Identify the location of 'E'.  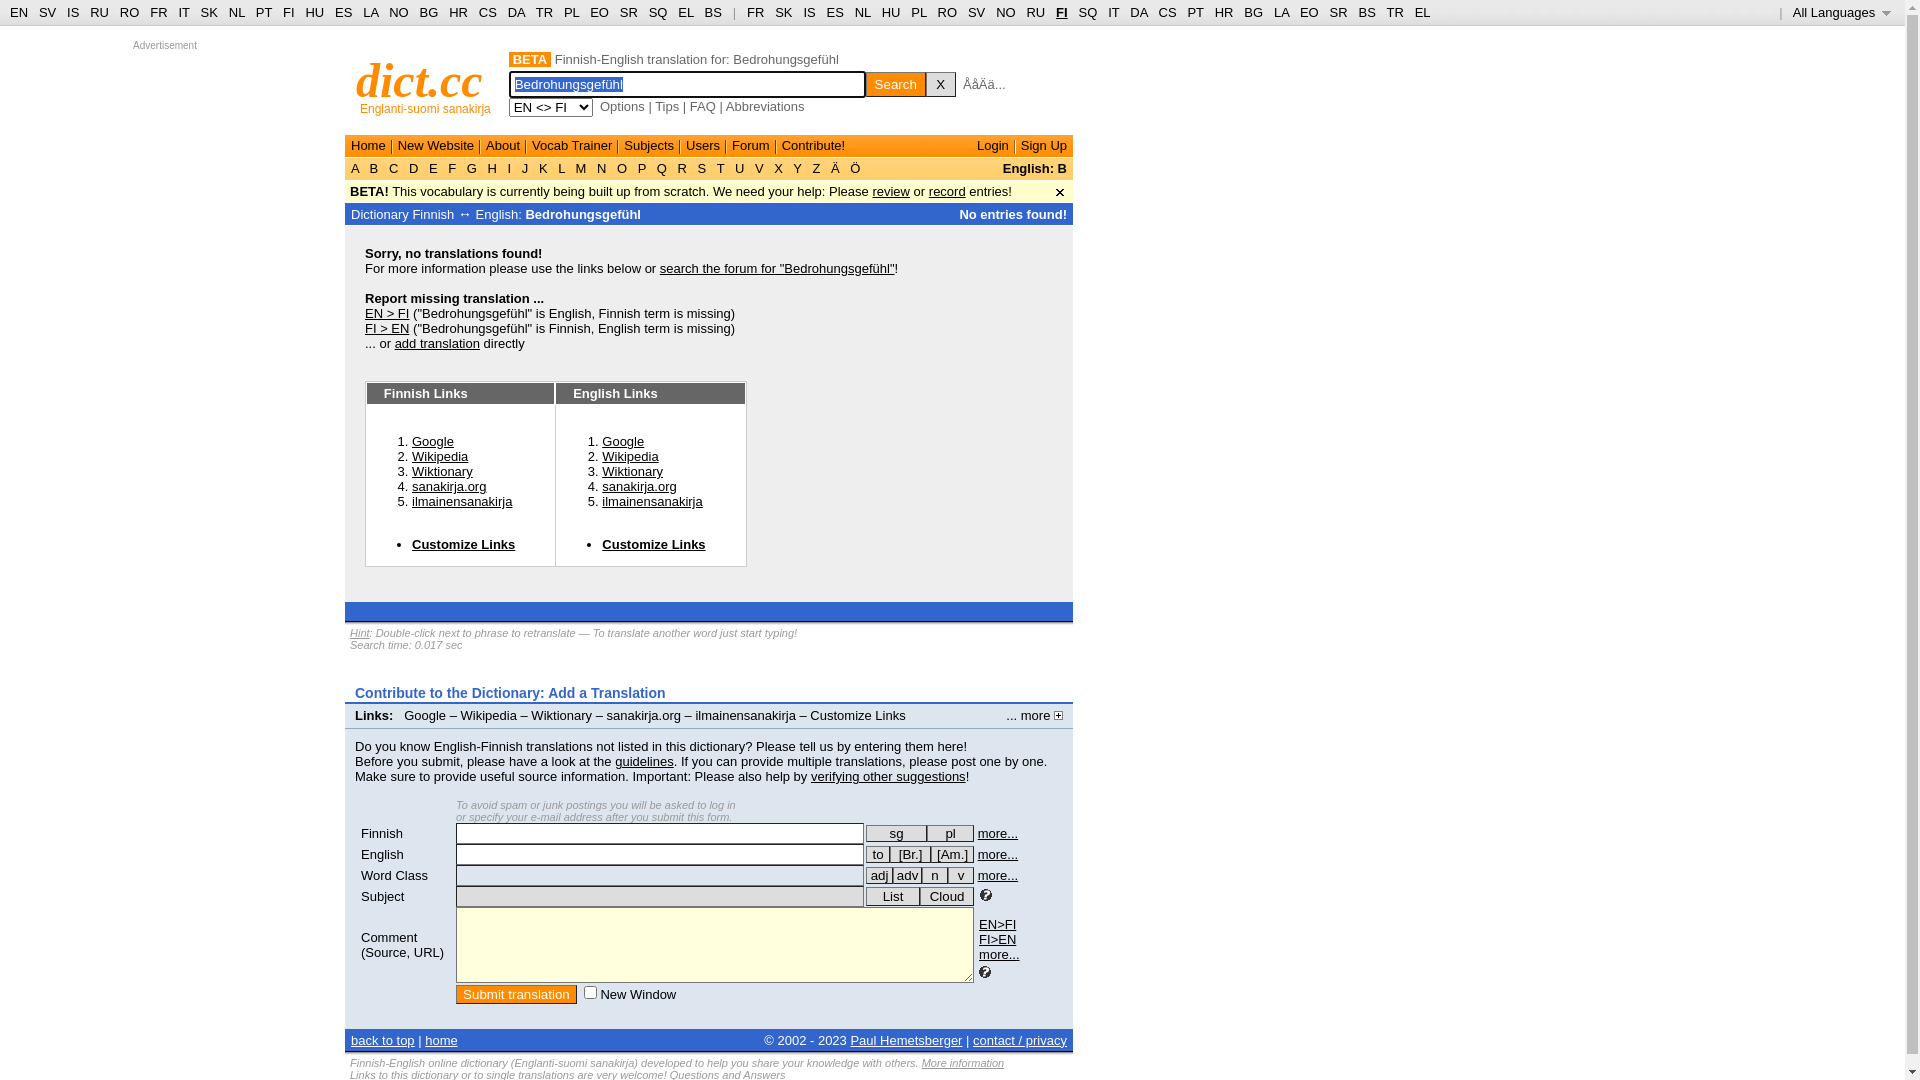
(431, 167).